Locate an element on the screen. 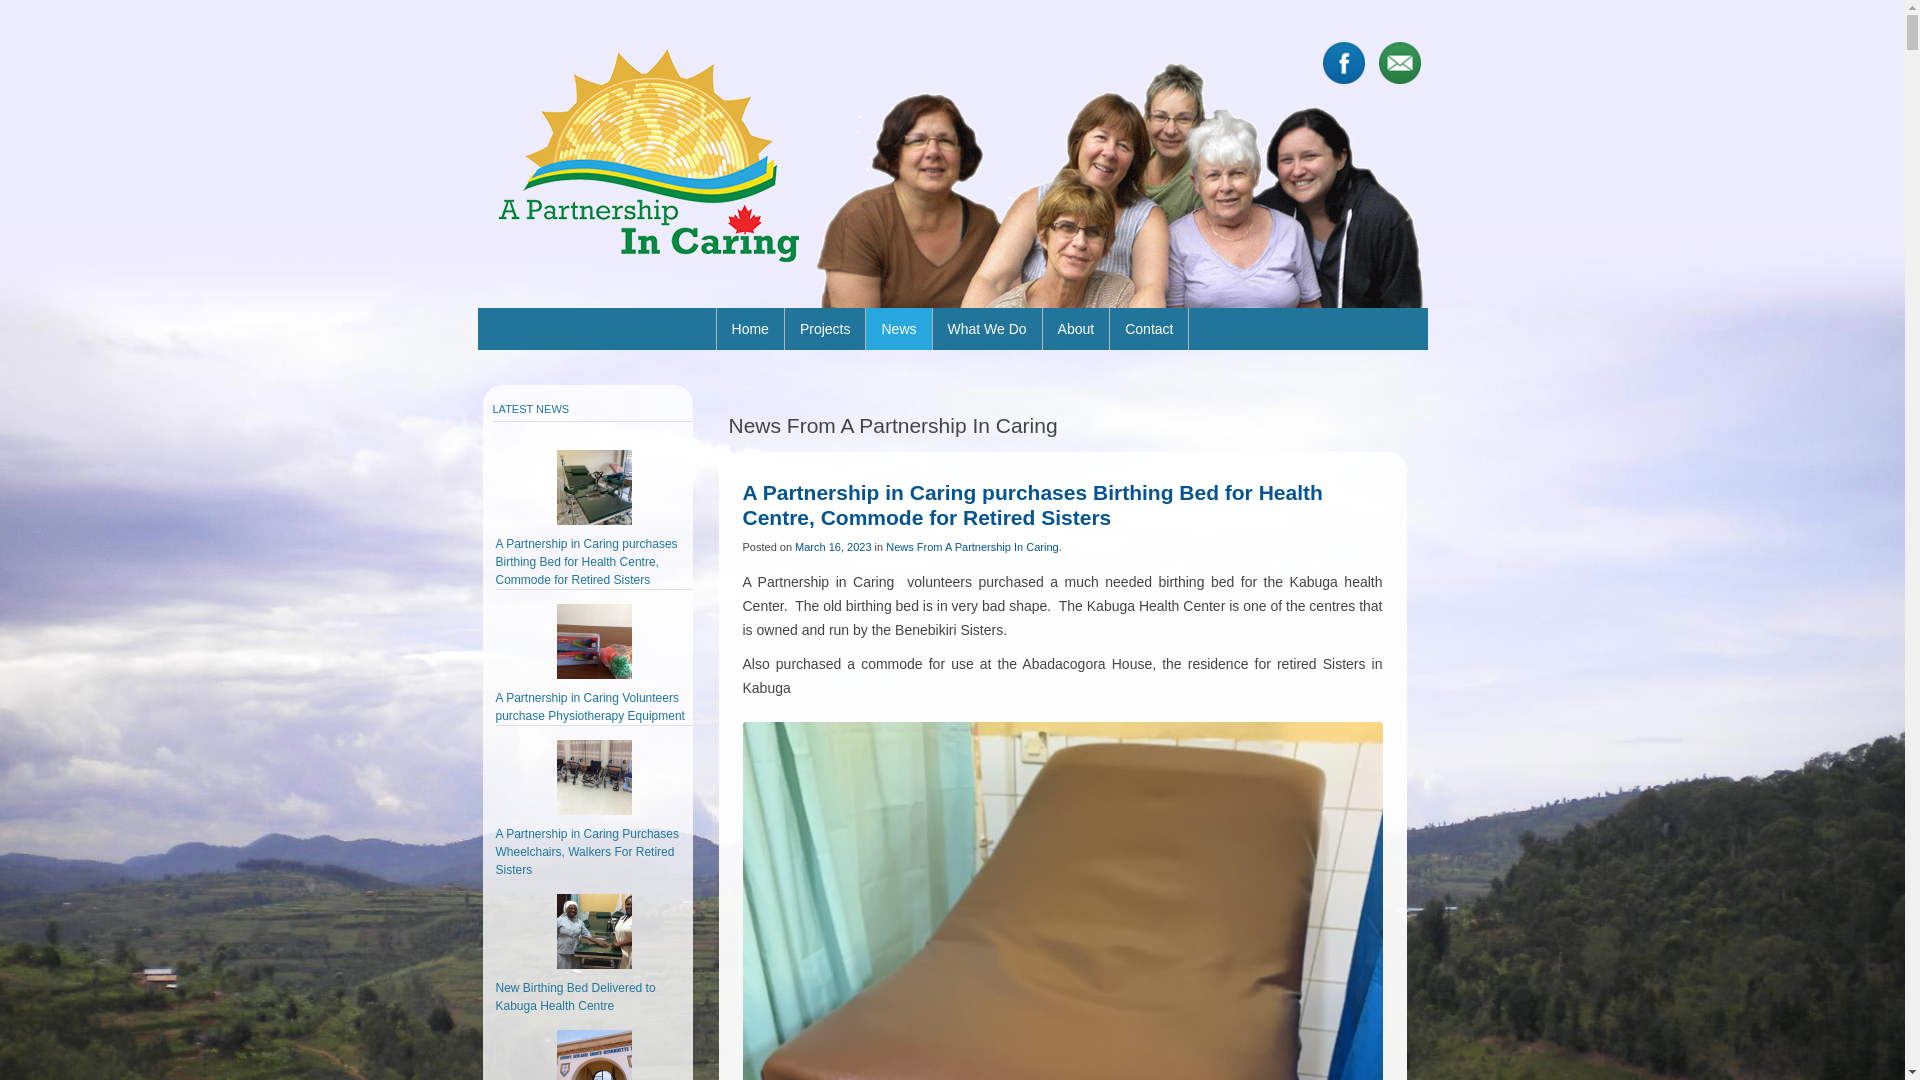 This screenshot has width=1920, height=1080. 'A Partnership In Caring' is located at coordinates (647, 153).